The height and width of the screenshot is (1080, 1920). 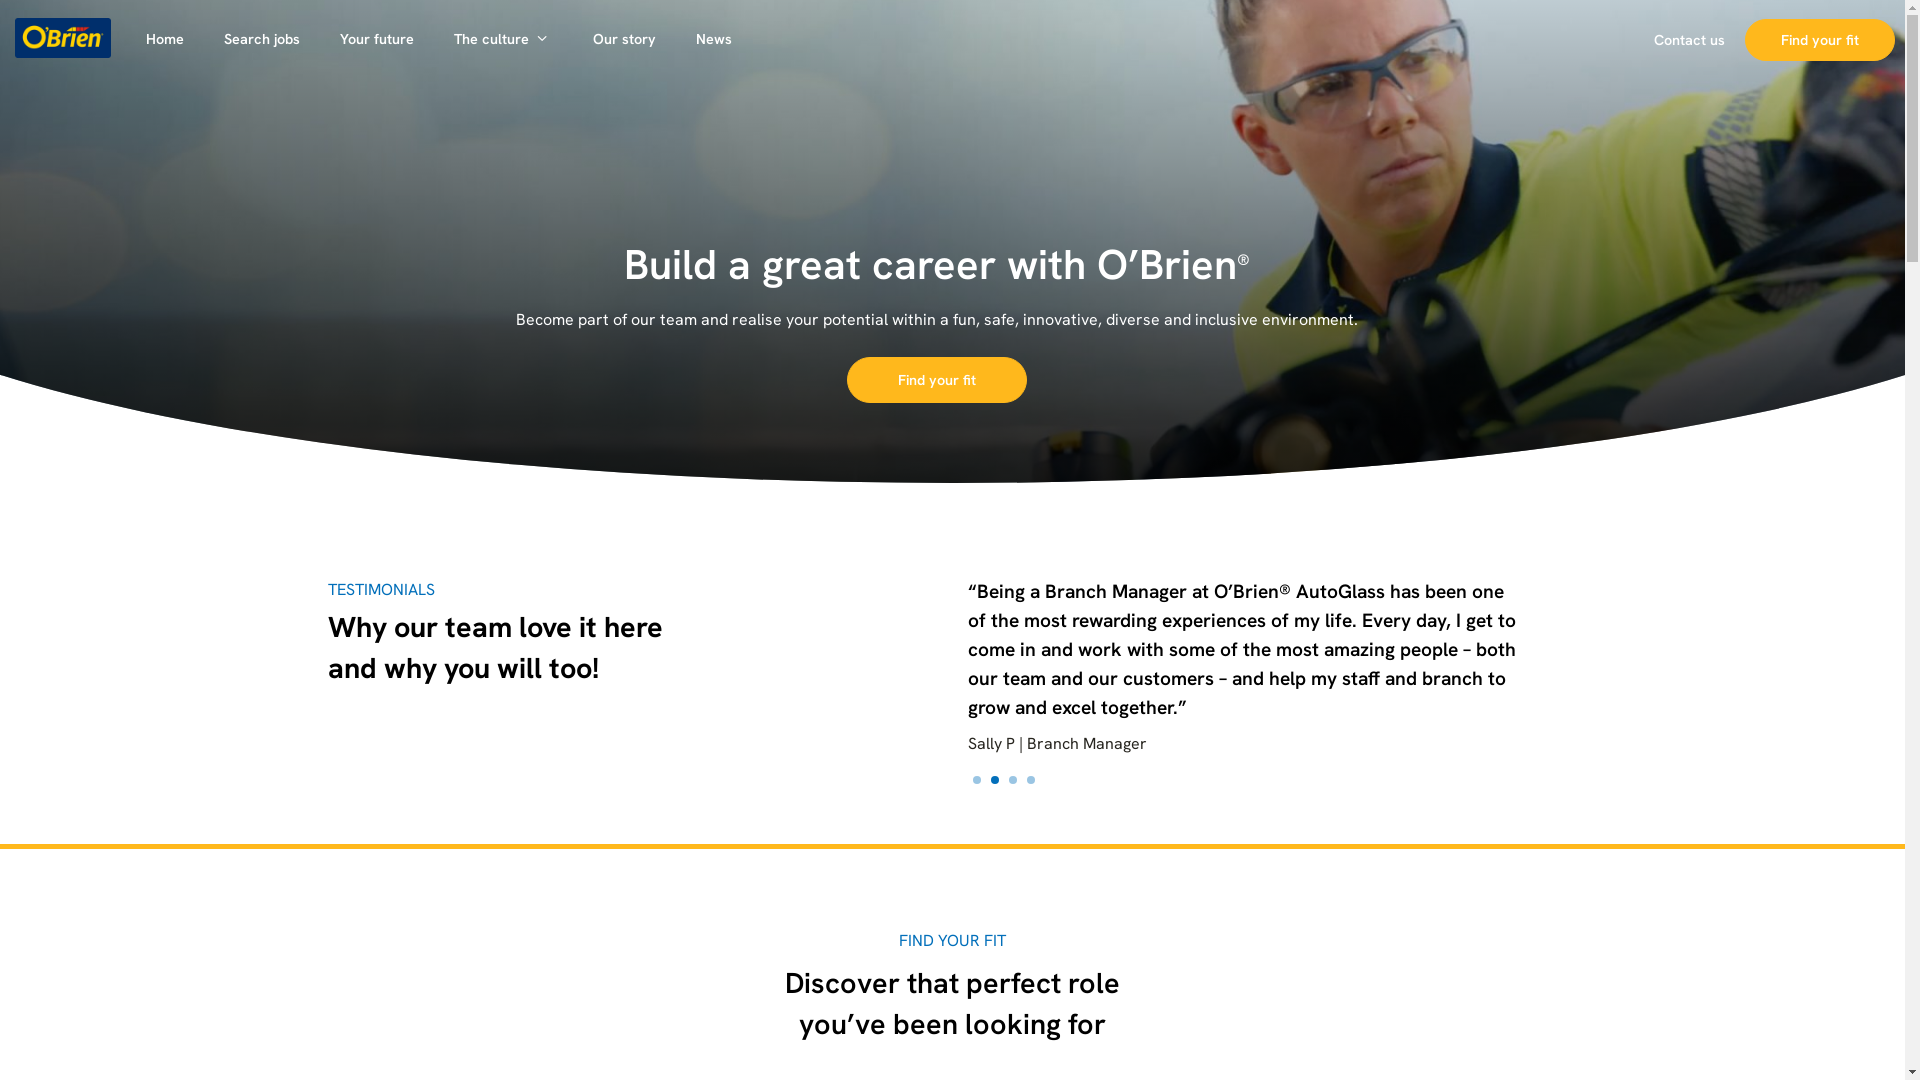 I want to click on 'News', so click(x=714, y=39).